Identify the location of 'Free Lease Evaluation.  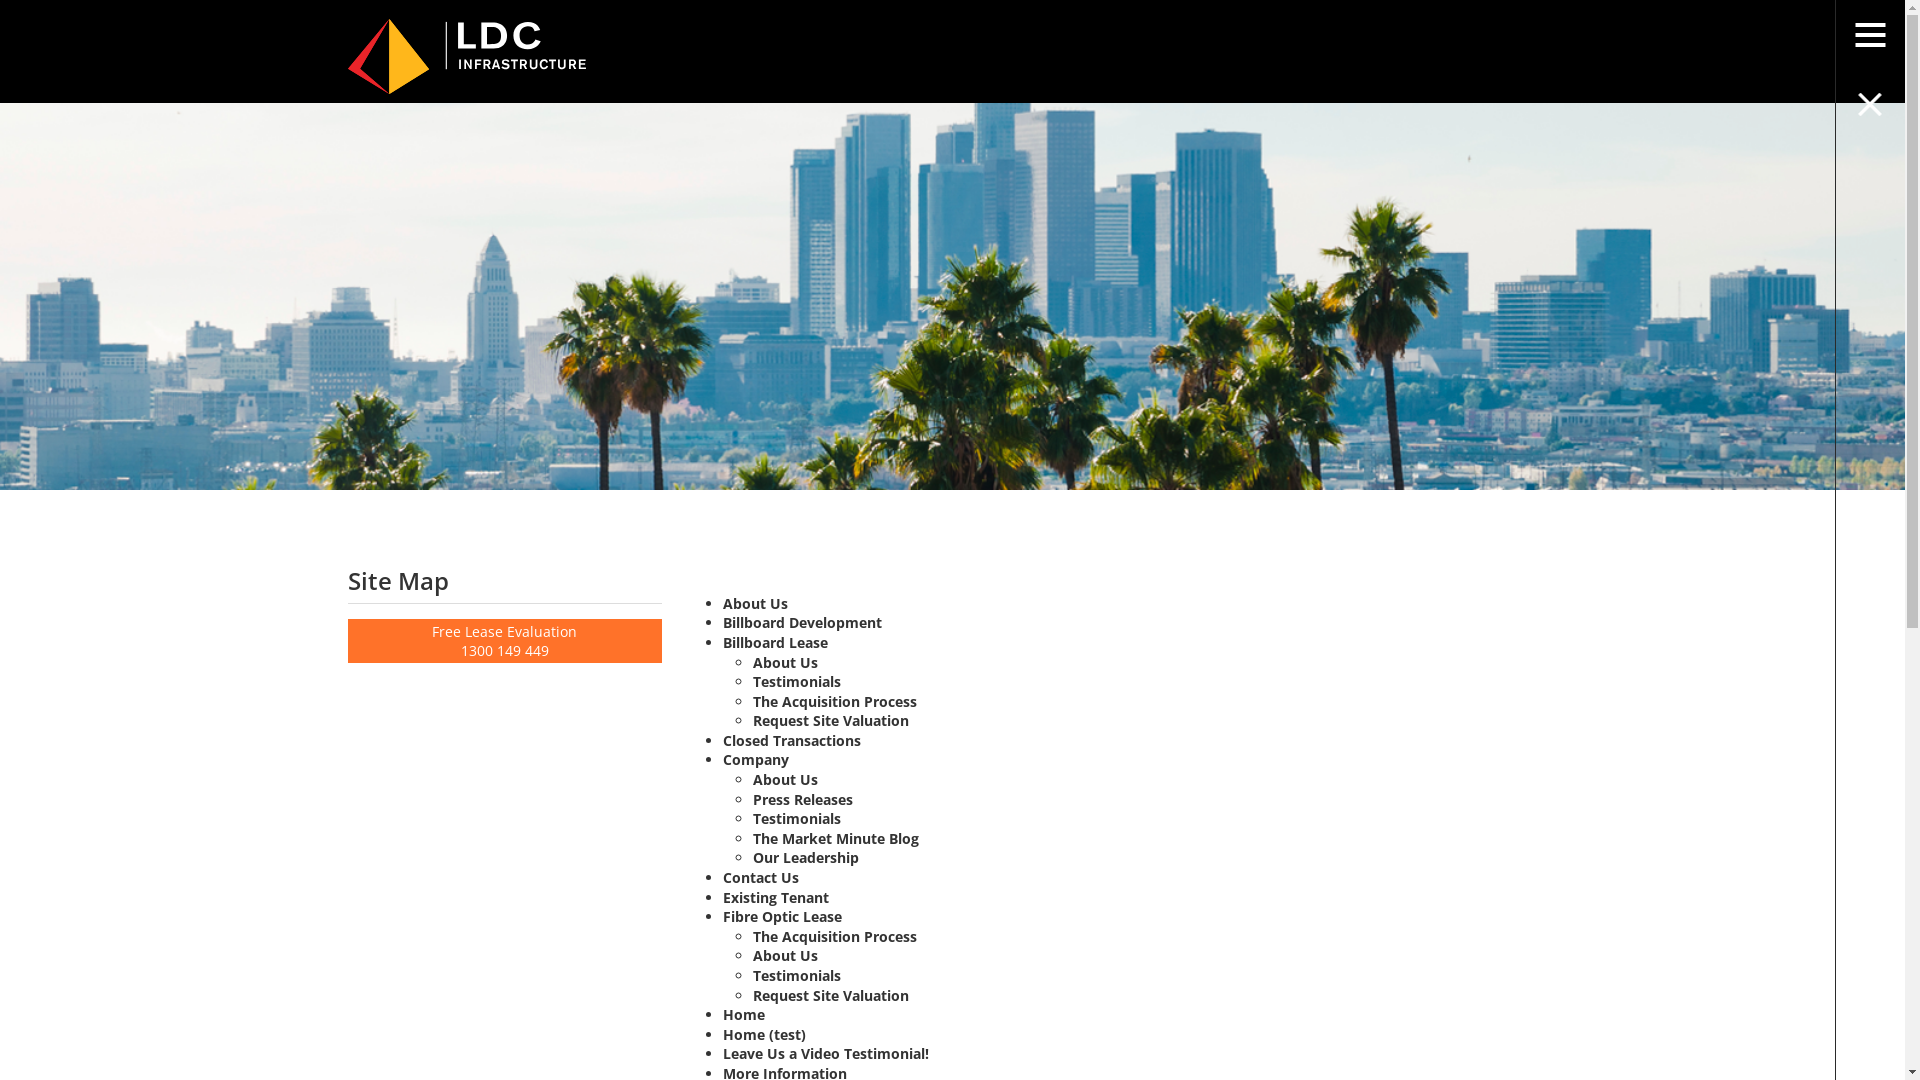
(505, 640).